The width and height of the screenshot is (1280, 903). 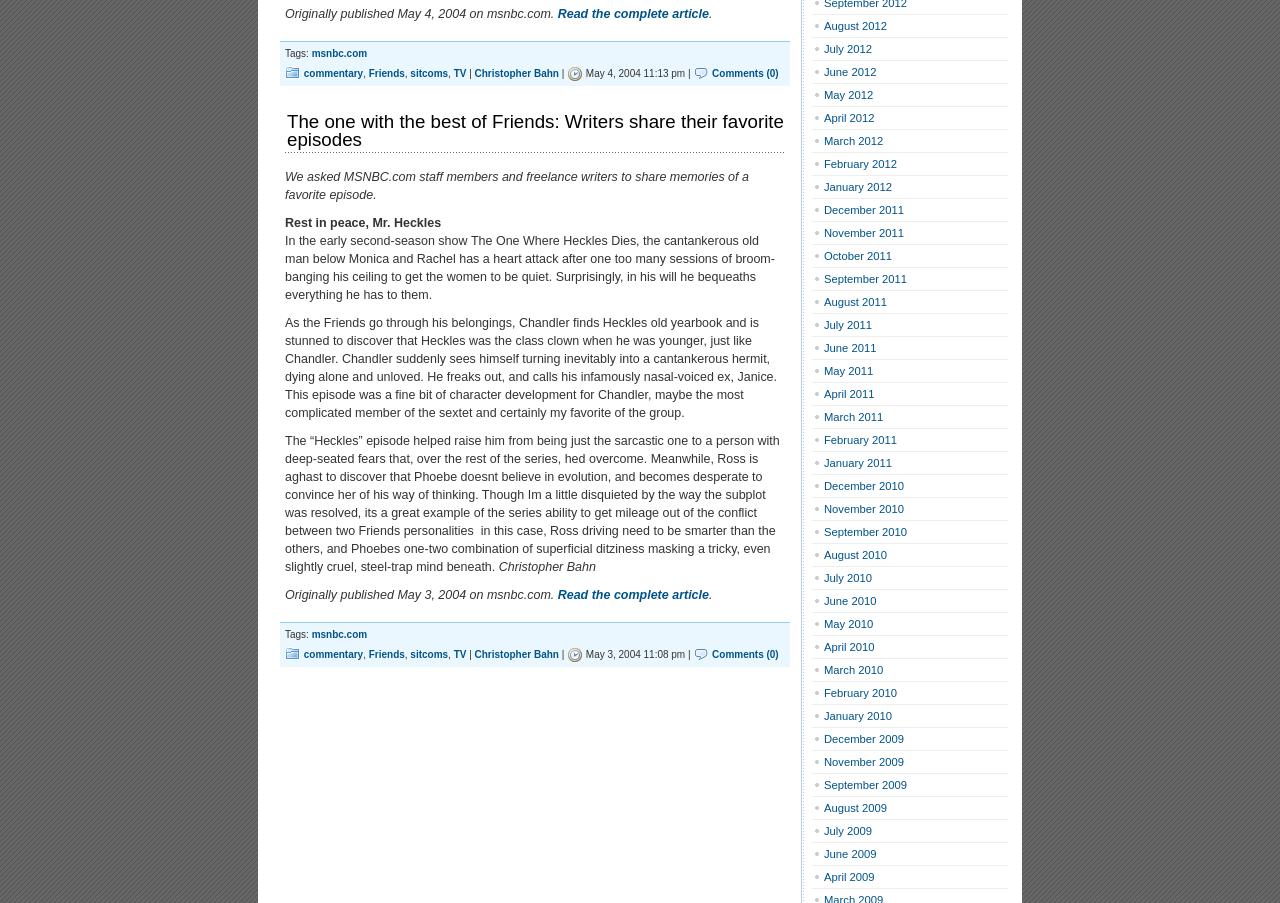 What do you see at coordinates (855, 25) in the screenshot?
I see `'August 2012'` at bounding box center [855, 25].